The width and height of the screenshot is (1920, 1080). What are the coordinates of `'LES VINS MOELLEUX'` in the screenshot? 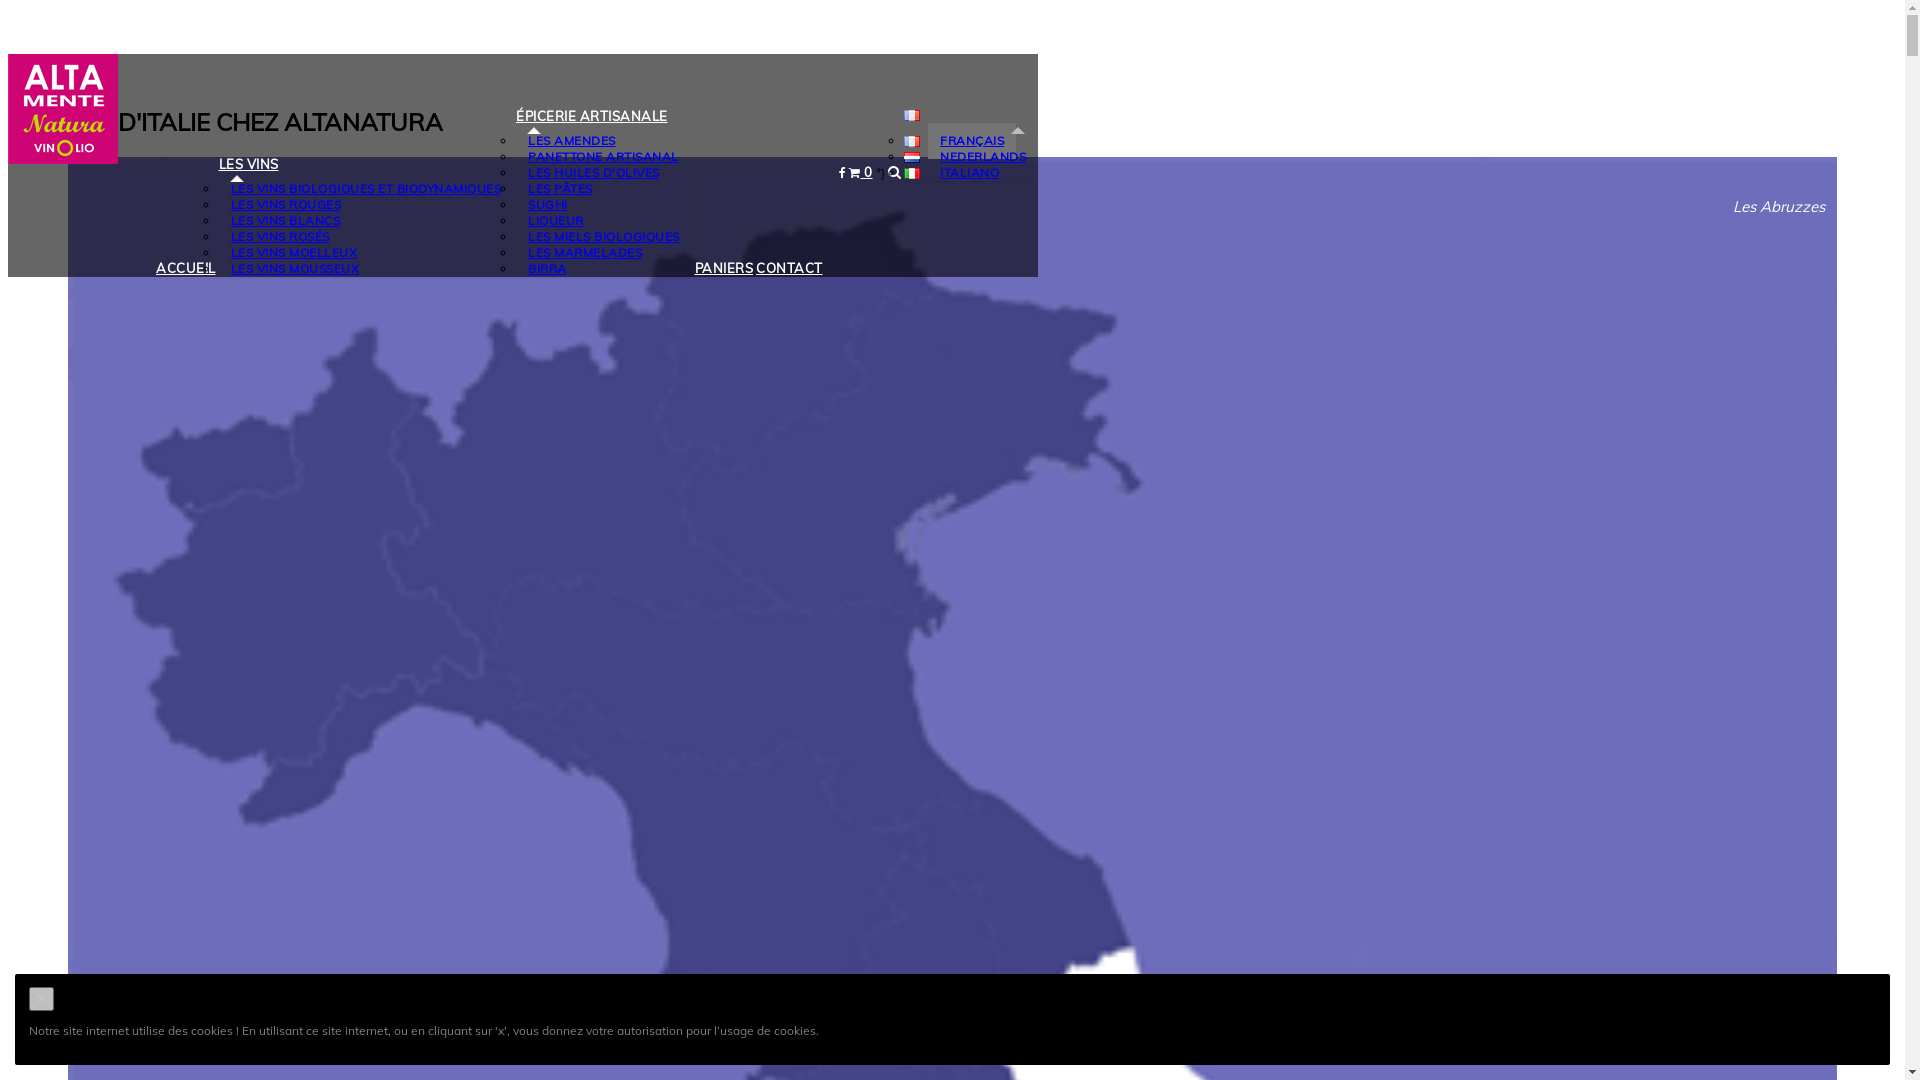 It's located at (292, 252).